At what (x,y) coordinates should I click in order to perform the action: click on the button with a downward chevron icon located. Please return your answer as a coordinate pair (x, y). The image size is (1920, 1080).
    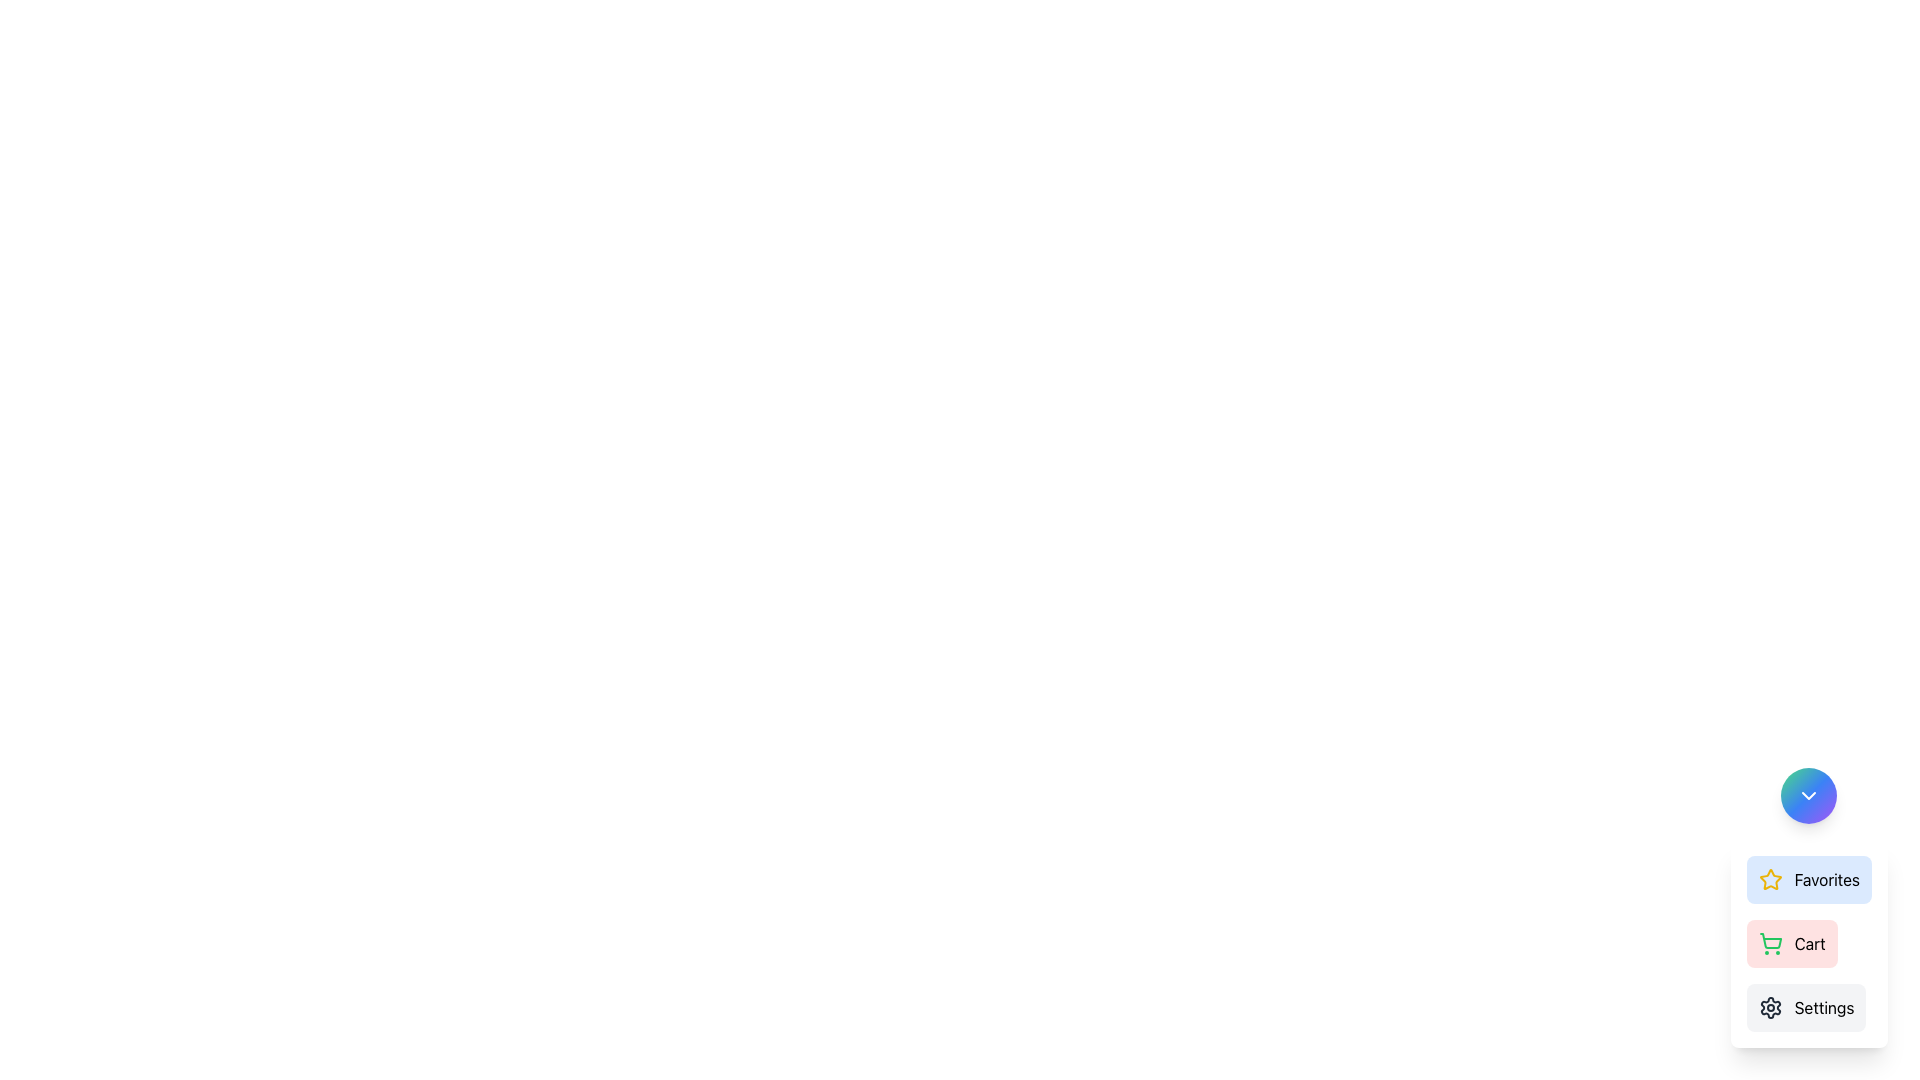
    Looking at the image, I should click on (1809, 794).